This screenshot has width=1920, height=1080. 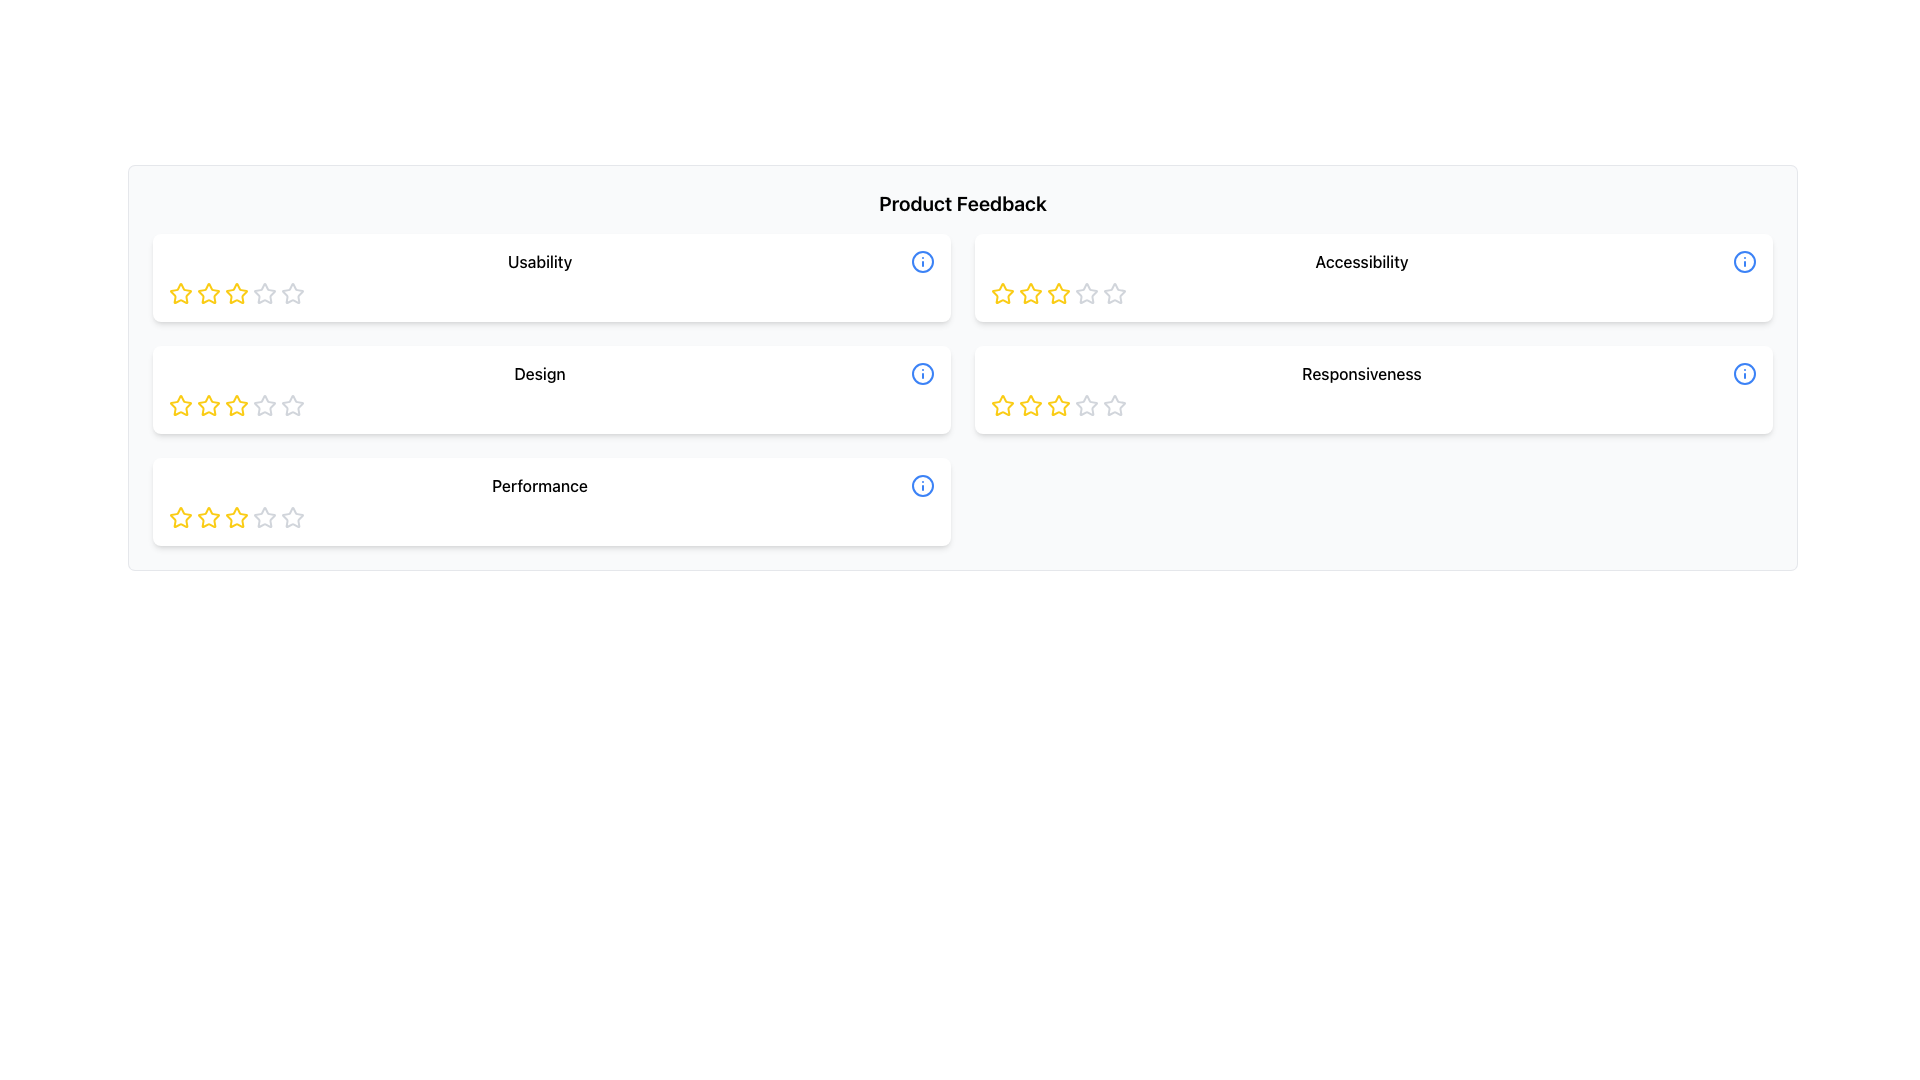 What do you see at coordinates (181, 516) in the screenshot?
I see `the first star icon in the 'Performance' rating section` at bounding box center [181, 516].